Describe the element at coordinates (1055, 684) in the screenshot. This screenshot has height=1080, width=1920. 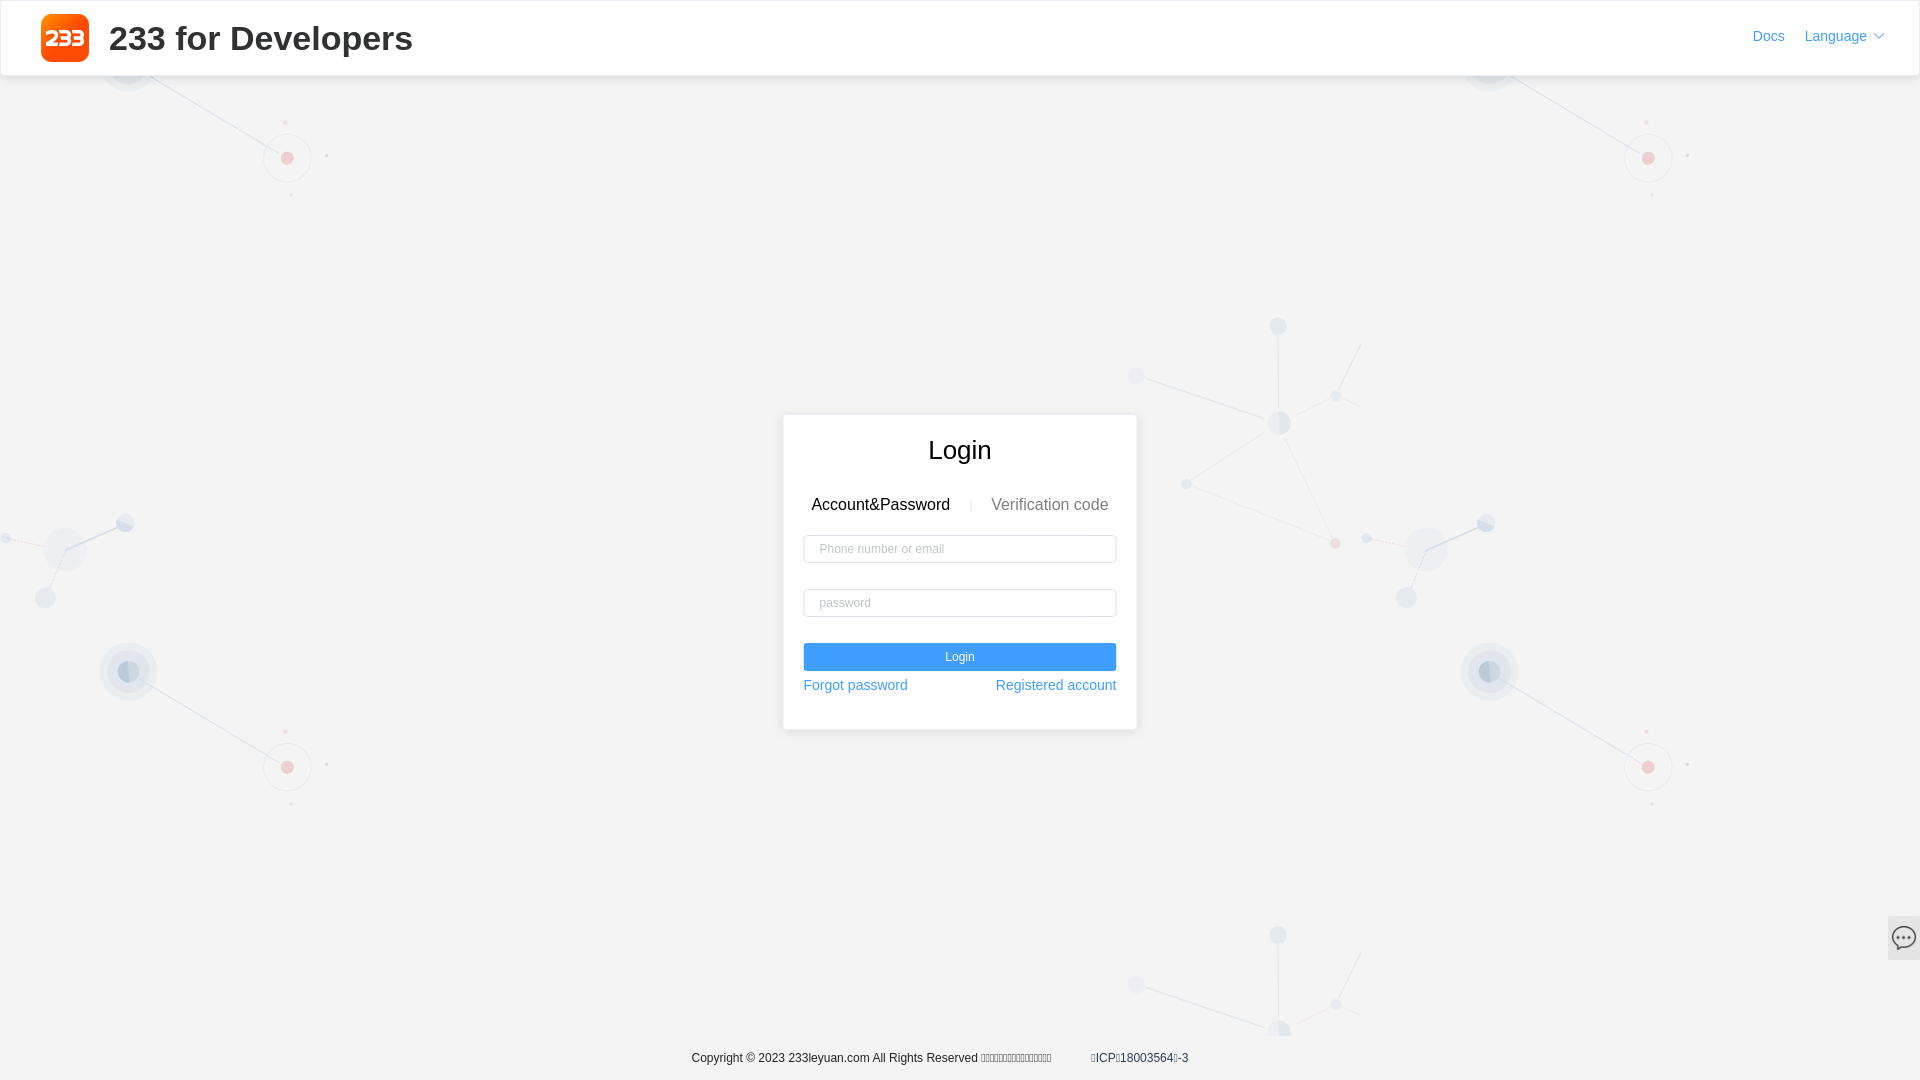
I see `'Registered account'` at that location.